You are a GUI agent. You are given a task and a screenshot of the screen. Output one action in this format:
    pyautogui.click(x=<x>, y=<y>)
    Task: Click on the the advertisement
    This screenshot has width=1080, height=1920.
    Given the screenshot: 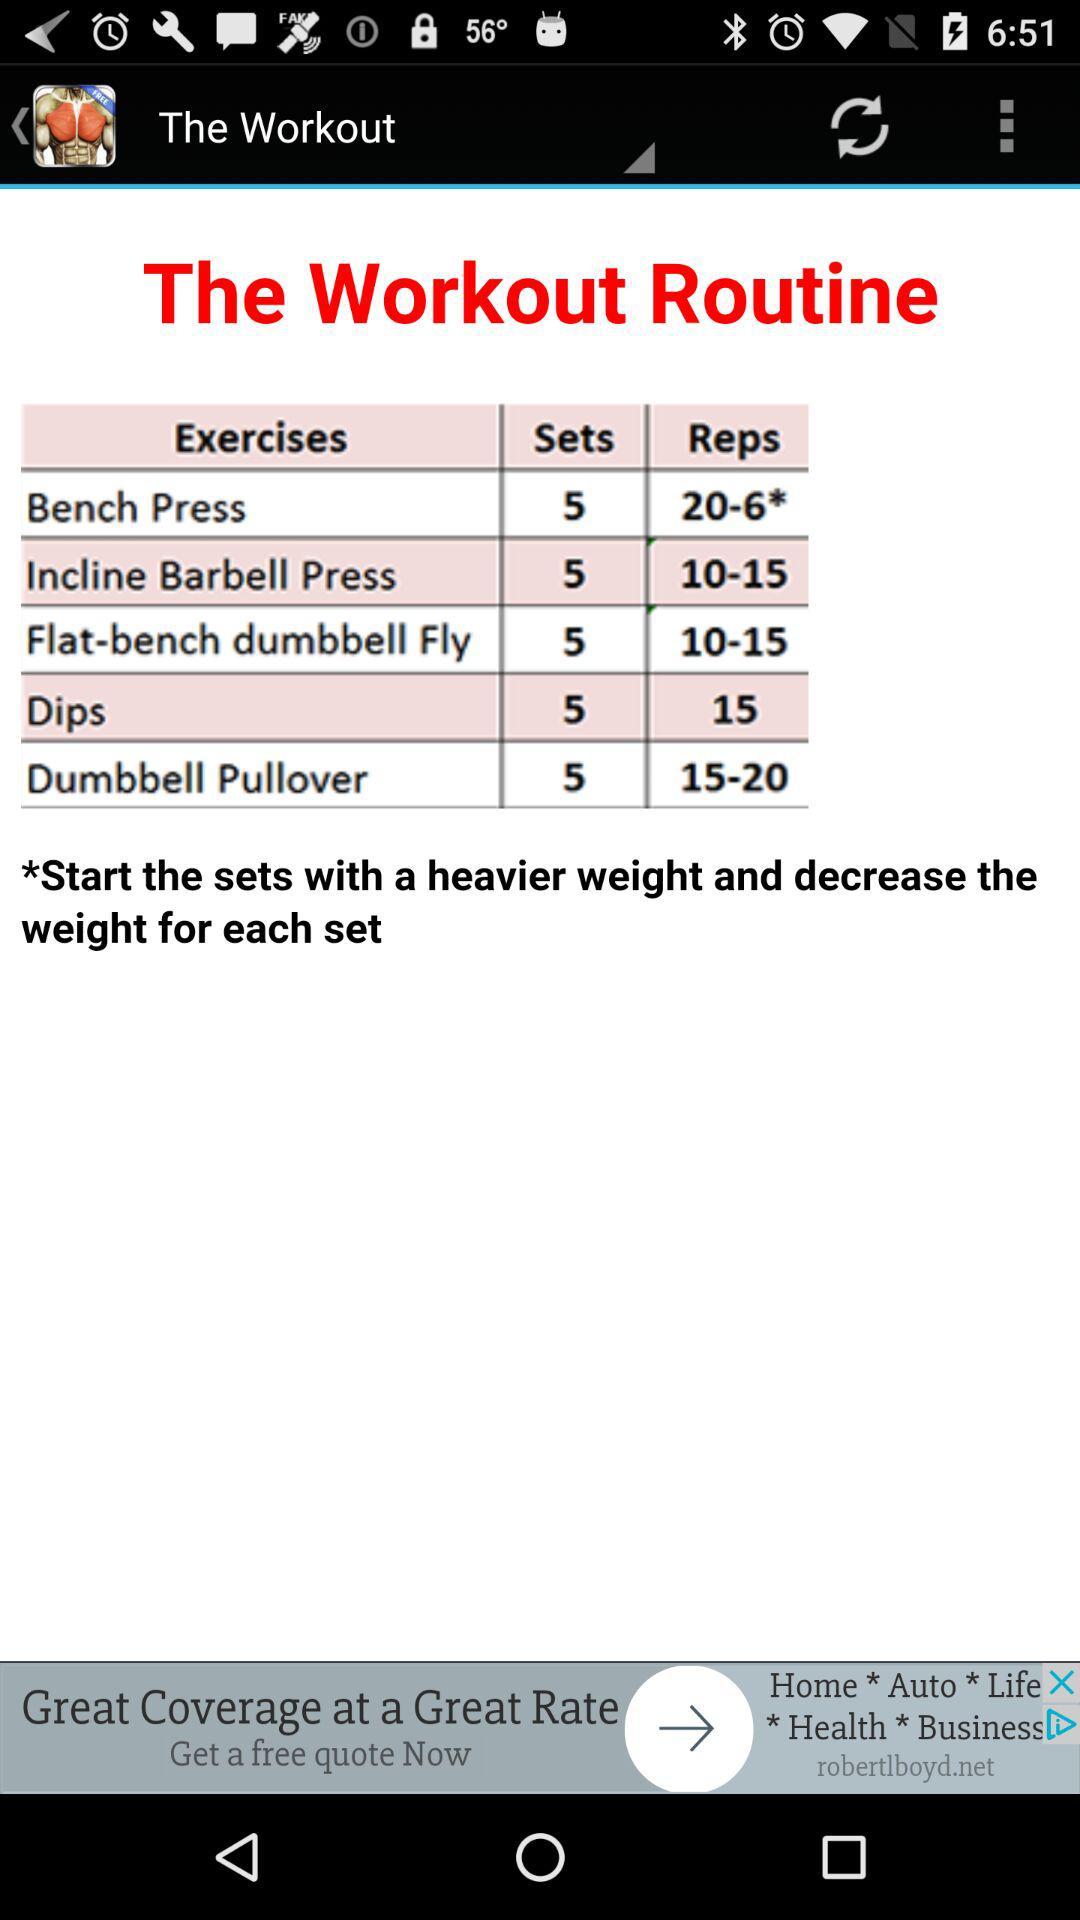 What is the action you would take?
    pyautogui.click(x=540, y=1727)
    